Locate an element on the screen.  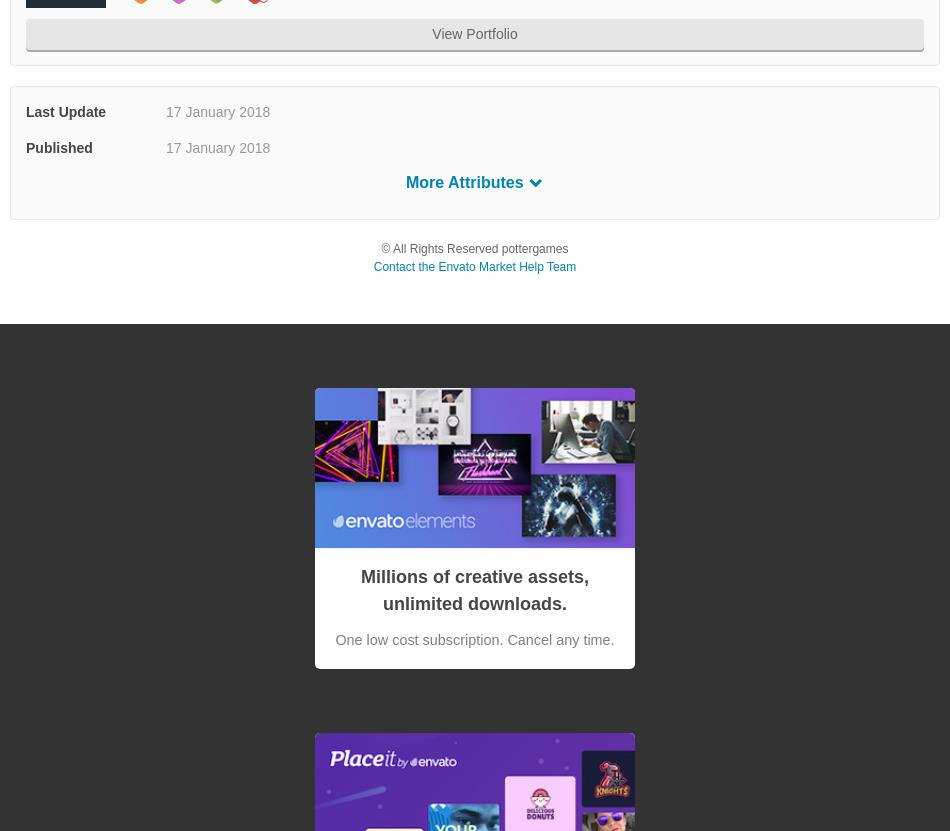
'Contact the Envato Market Help Team' is located at coordinates (371, 266).